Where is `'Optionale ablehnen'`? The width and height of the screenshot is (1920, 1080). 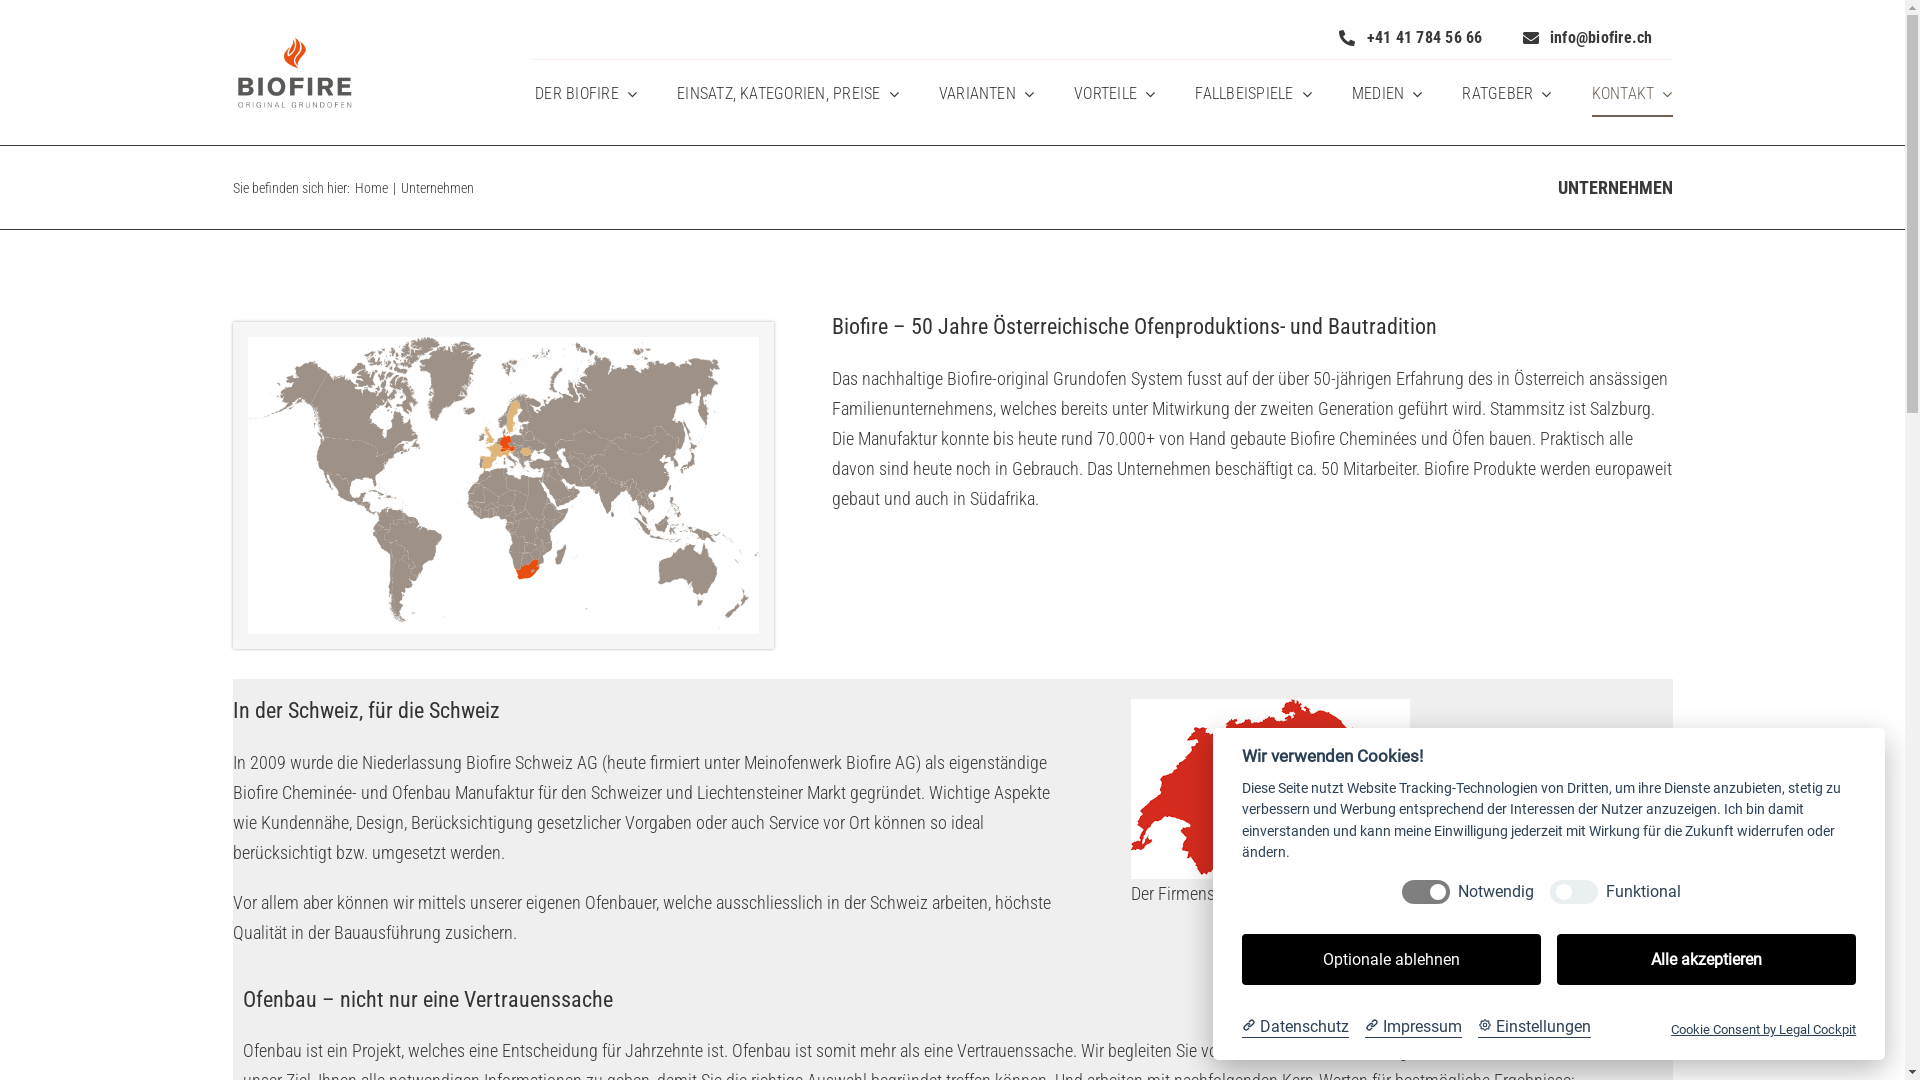 'Optionale ablehnen' is located at coordinates (1390, 958).